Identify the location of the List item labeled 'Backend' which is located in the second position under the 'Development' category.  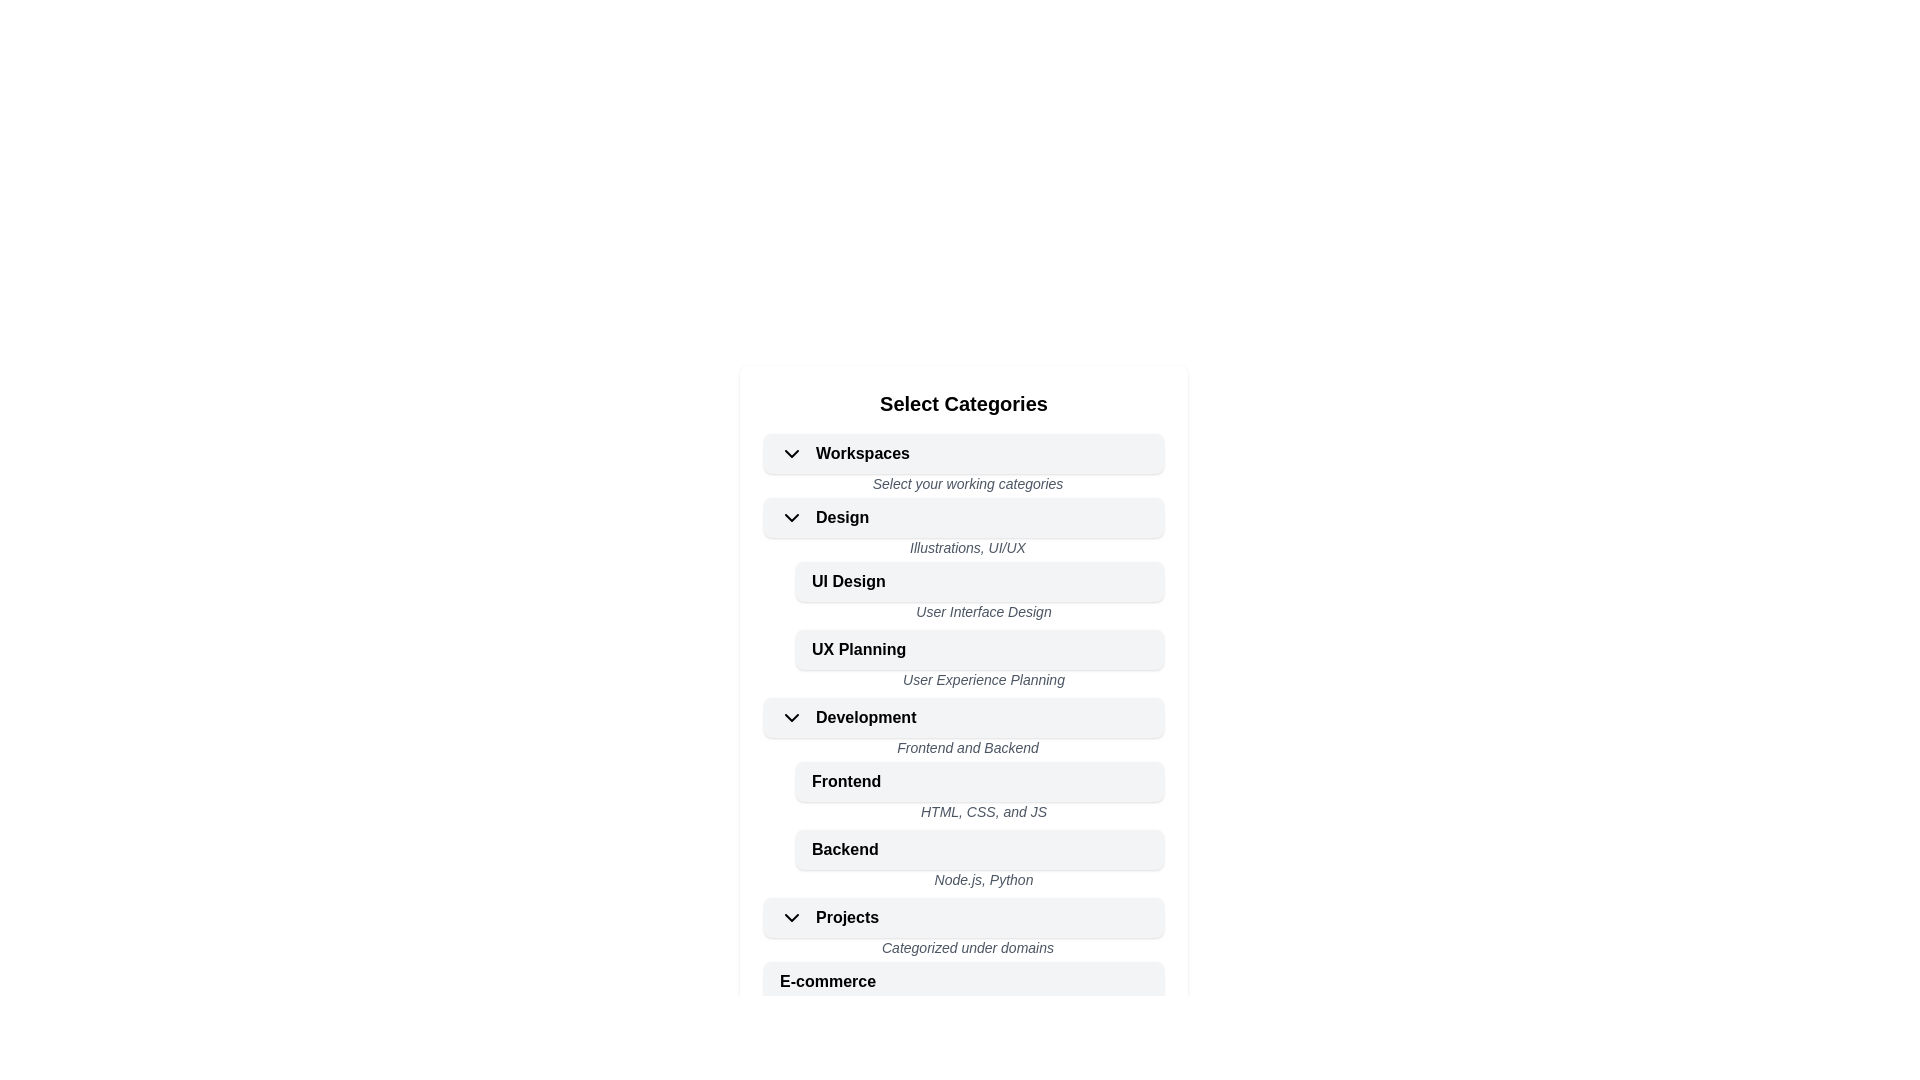
(979, 849).